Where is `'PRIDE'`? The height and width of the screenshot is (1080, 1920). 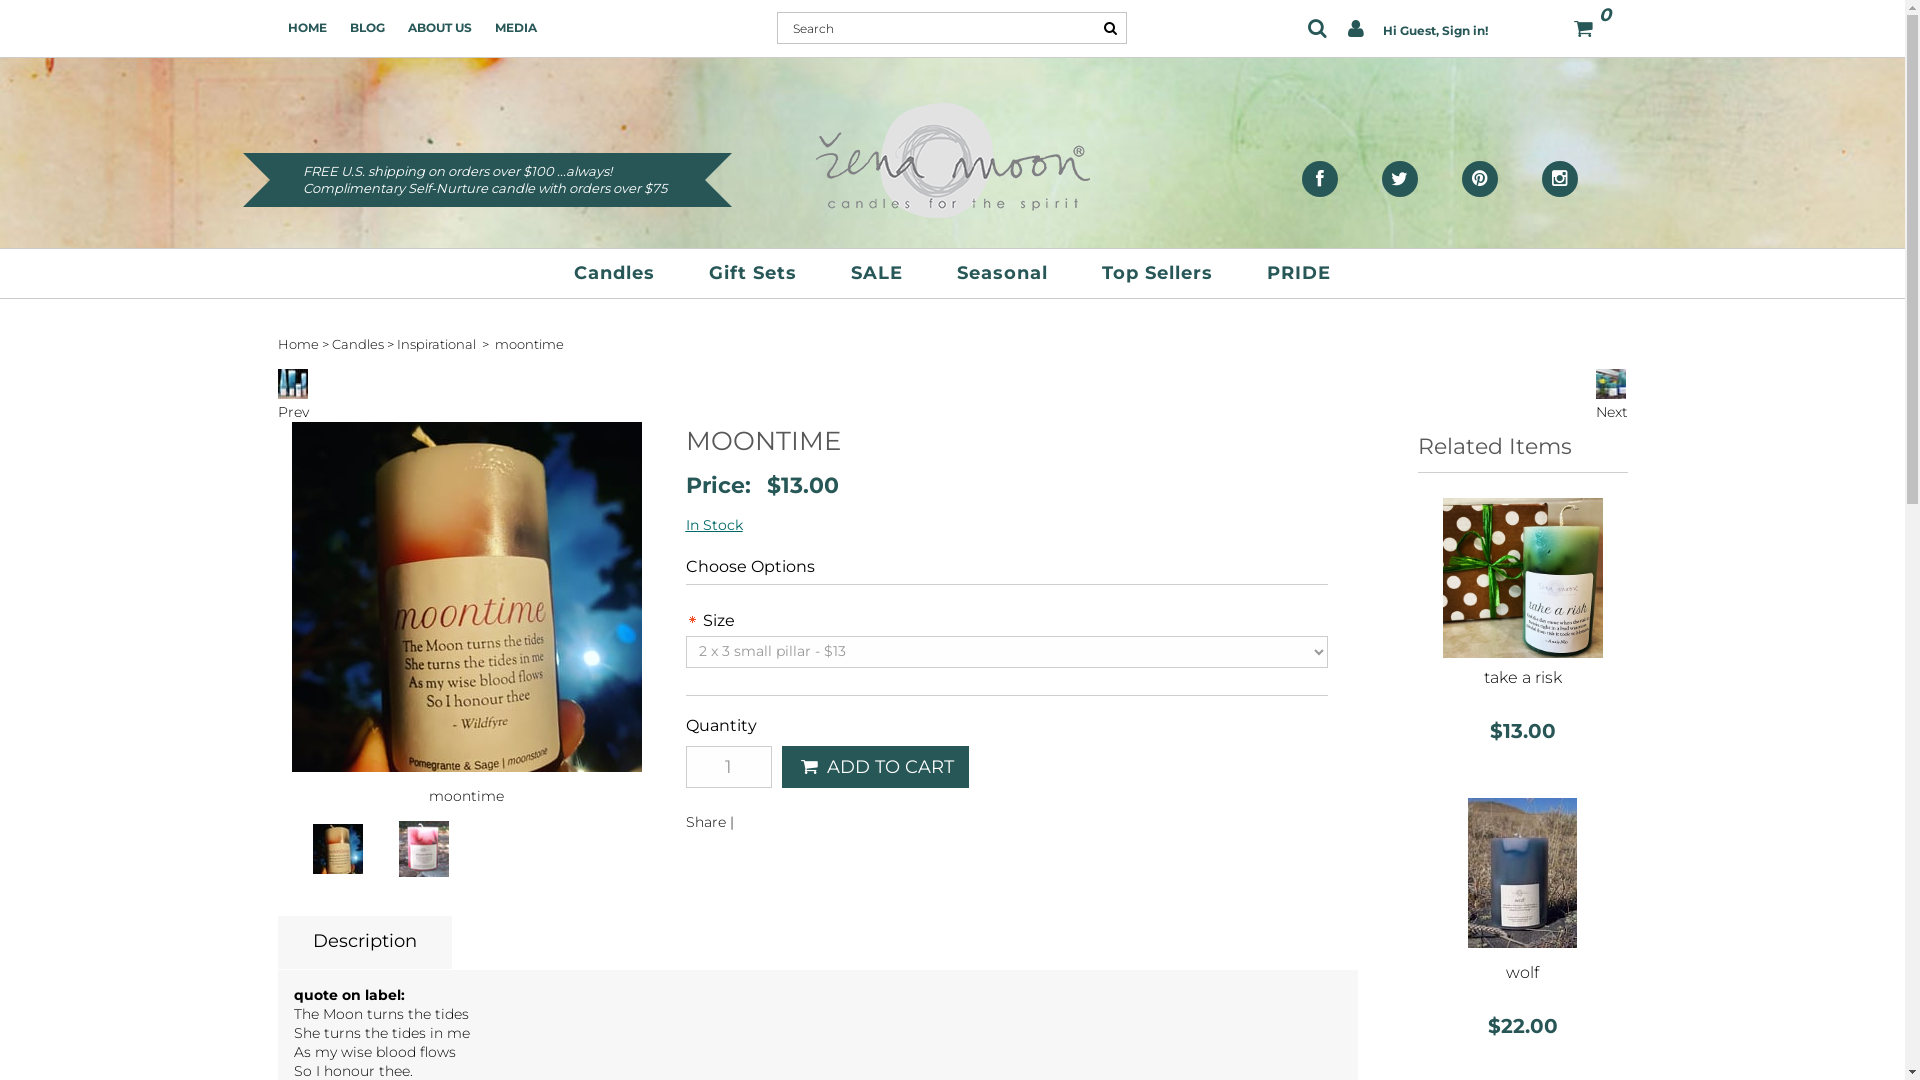 'PRIDE' is located at coordinates (1299, 272).